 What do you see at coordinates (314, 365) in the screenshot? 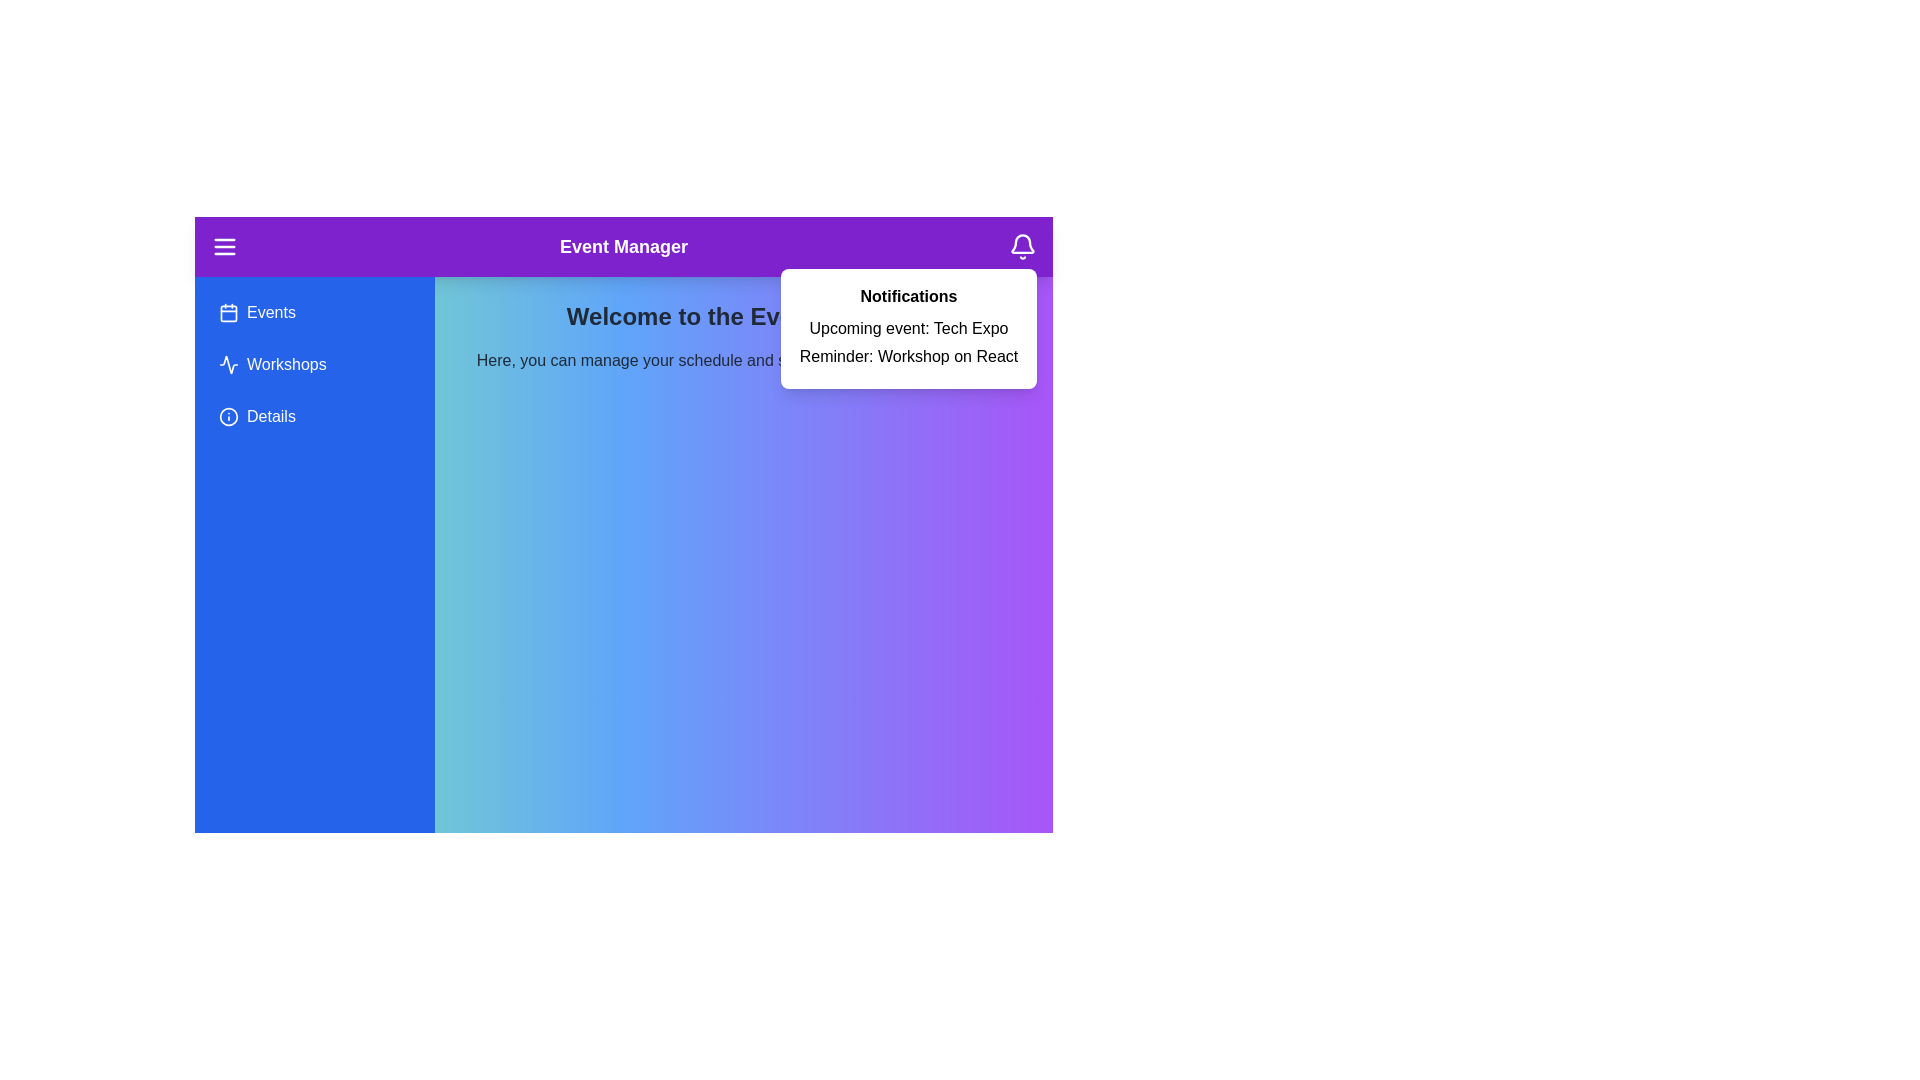
I see `the sidebar menu item Workshops to interact with it` at bounding box center [314, 365].